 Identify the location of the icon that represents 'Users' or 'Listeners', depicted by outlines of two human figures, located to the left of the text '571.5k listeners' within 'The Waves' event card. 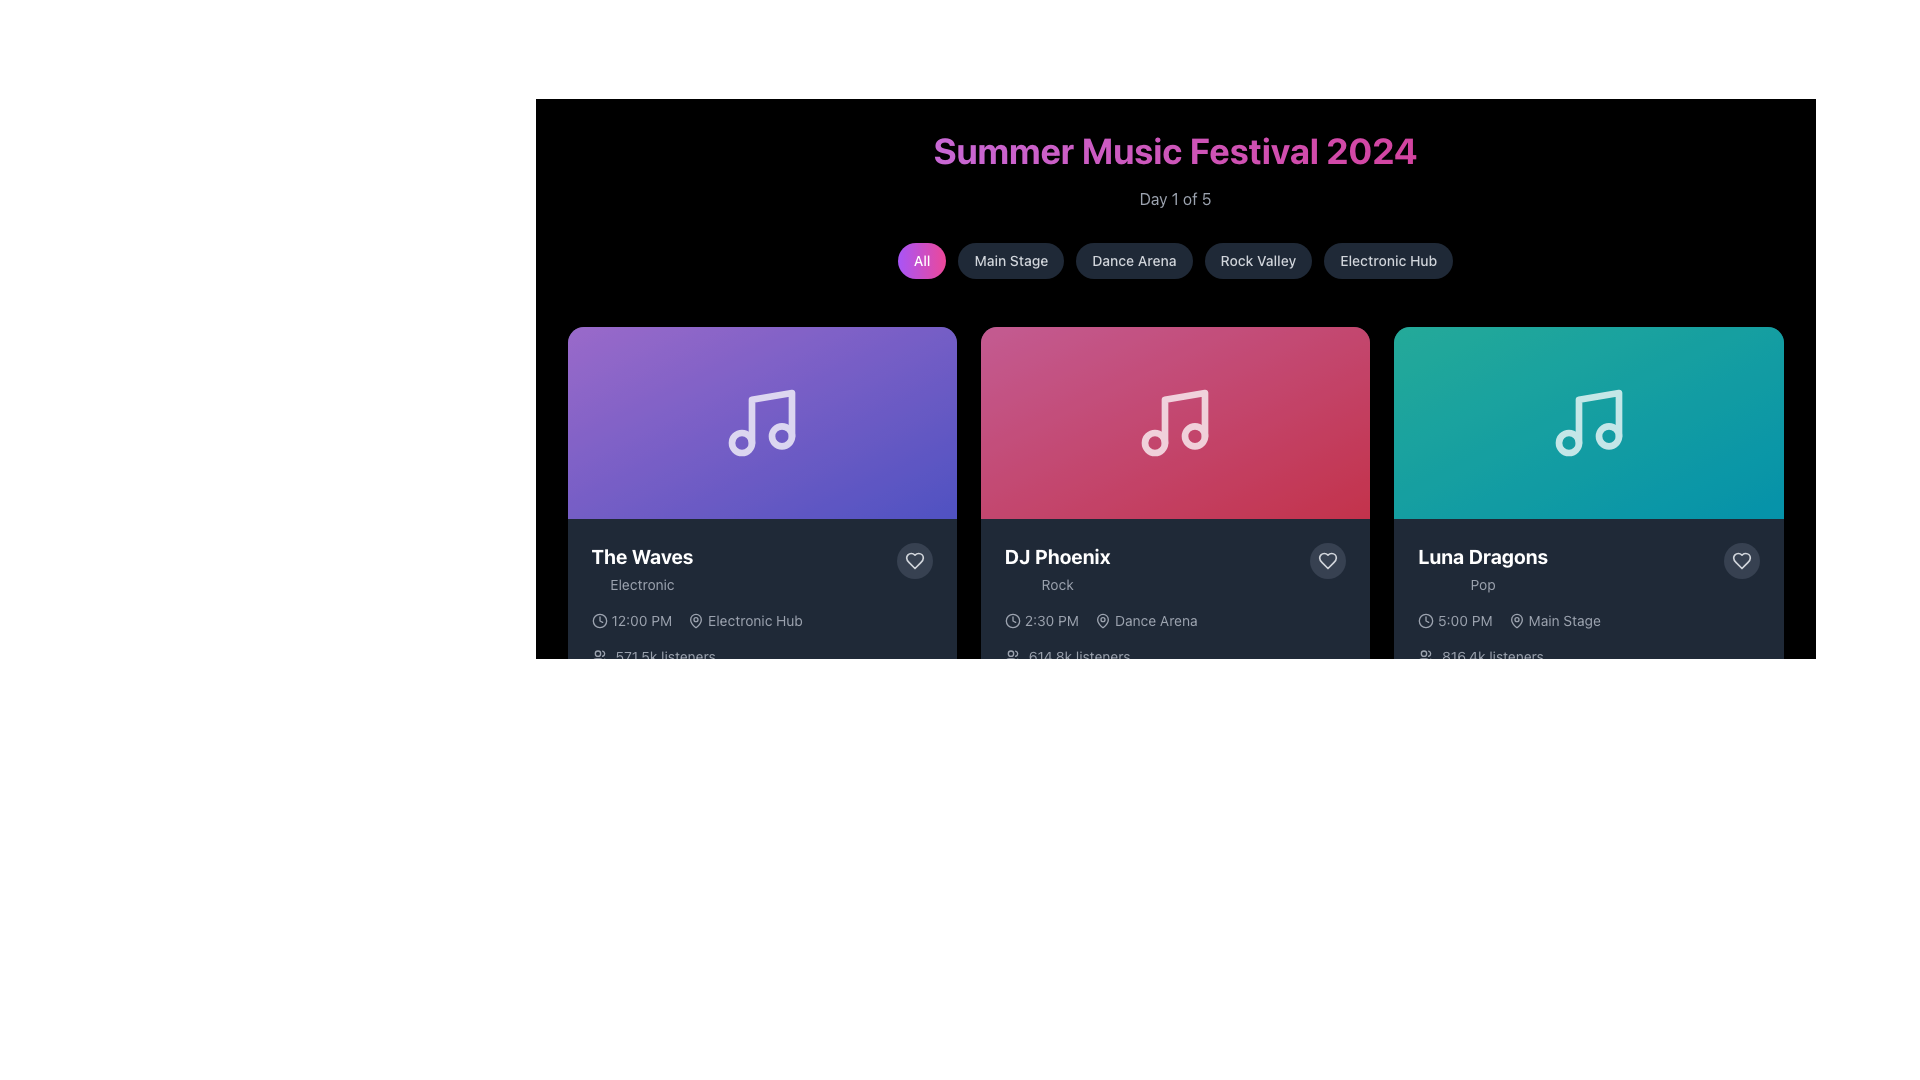
(598, 656).